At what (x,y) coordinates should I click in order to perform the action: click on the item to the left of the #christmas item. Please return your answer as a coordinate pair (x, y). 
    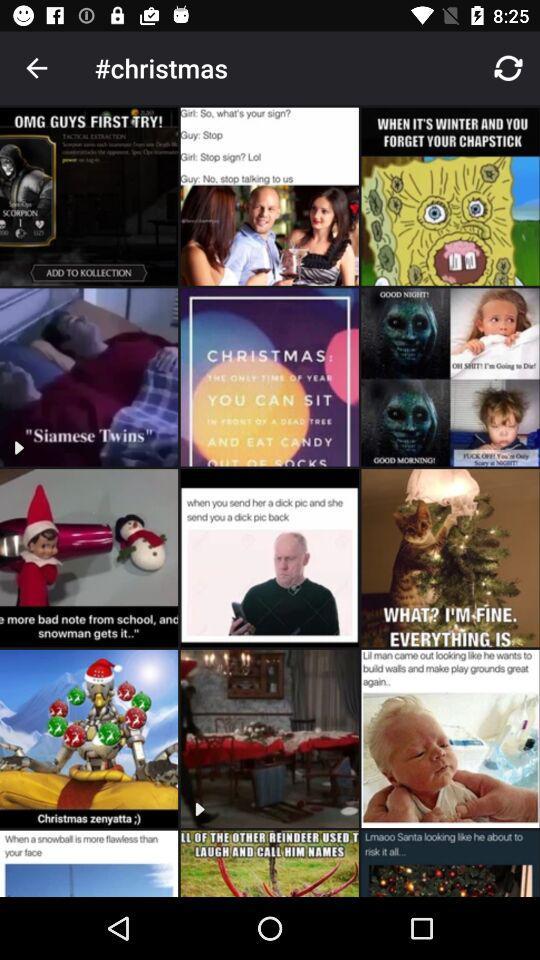
    Looking at the image, I should click on (36, 68).